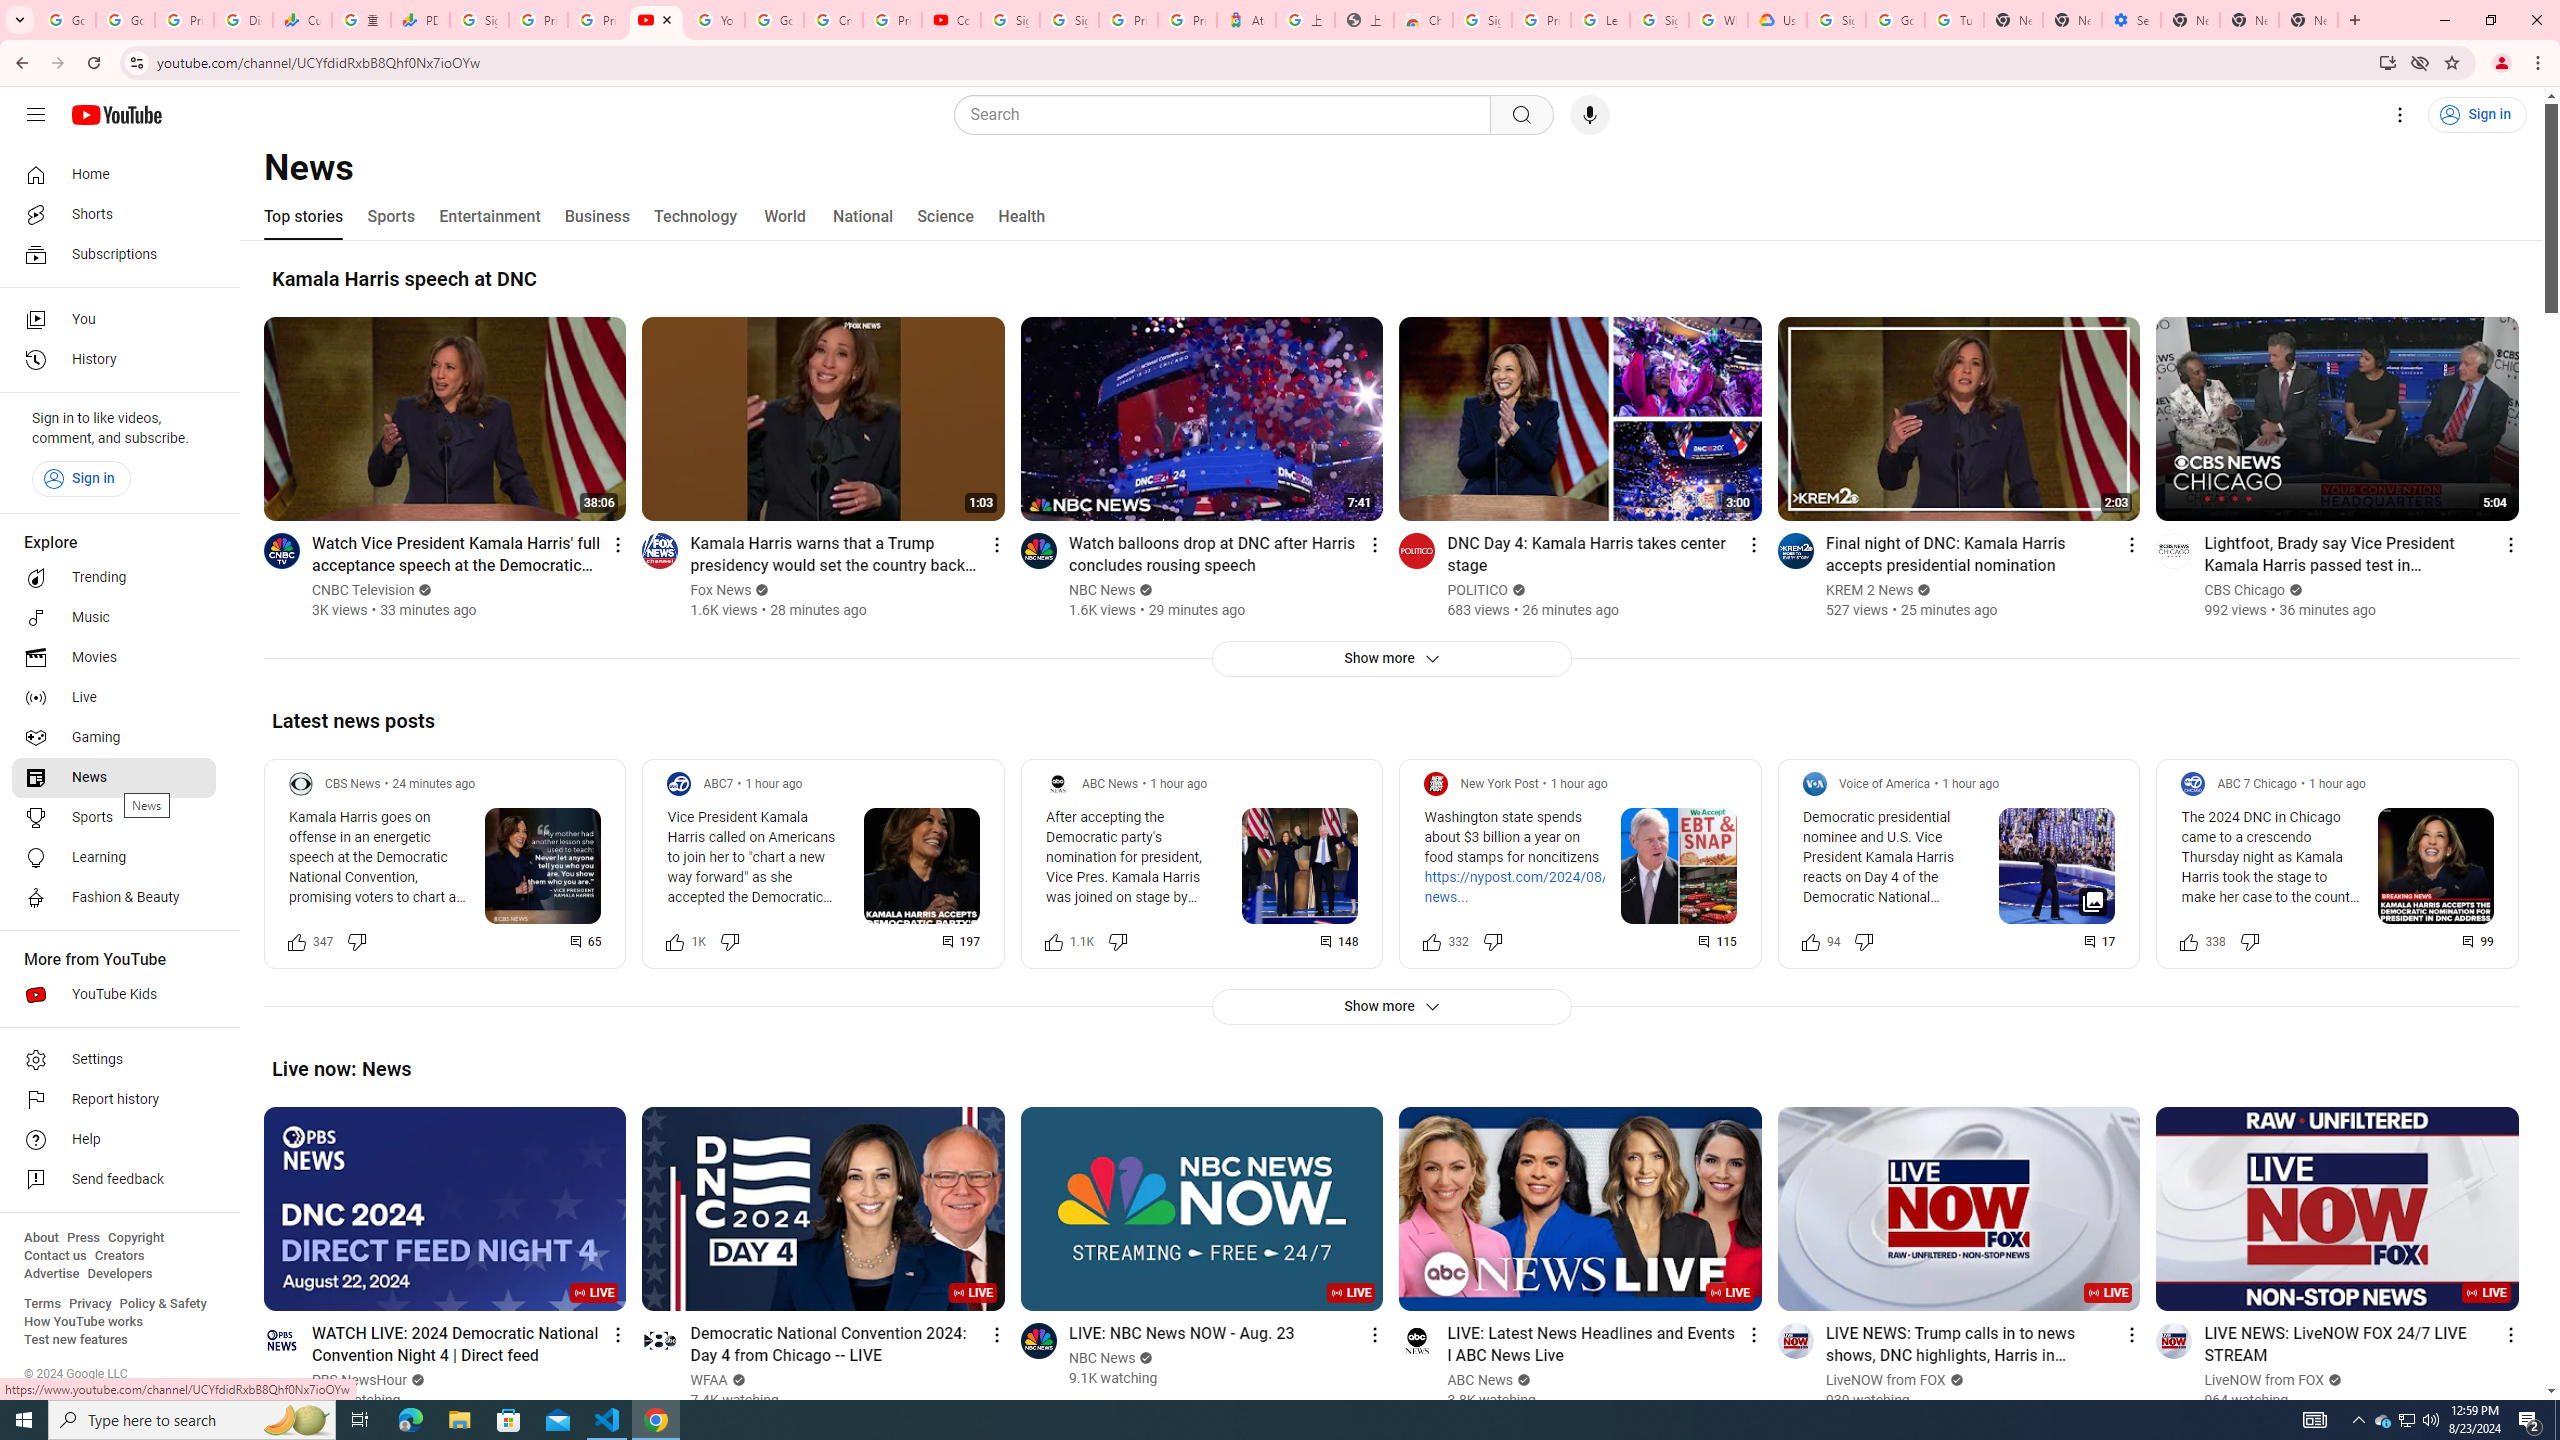  What do you see at coordinates (2131, 19) in the screenshot?
I see `'Settings - Addresses and more'` at bounding box center [2131, 19].